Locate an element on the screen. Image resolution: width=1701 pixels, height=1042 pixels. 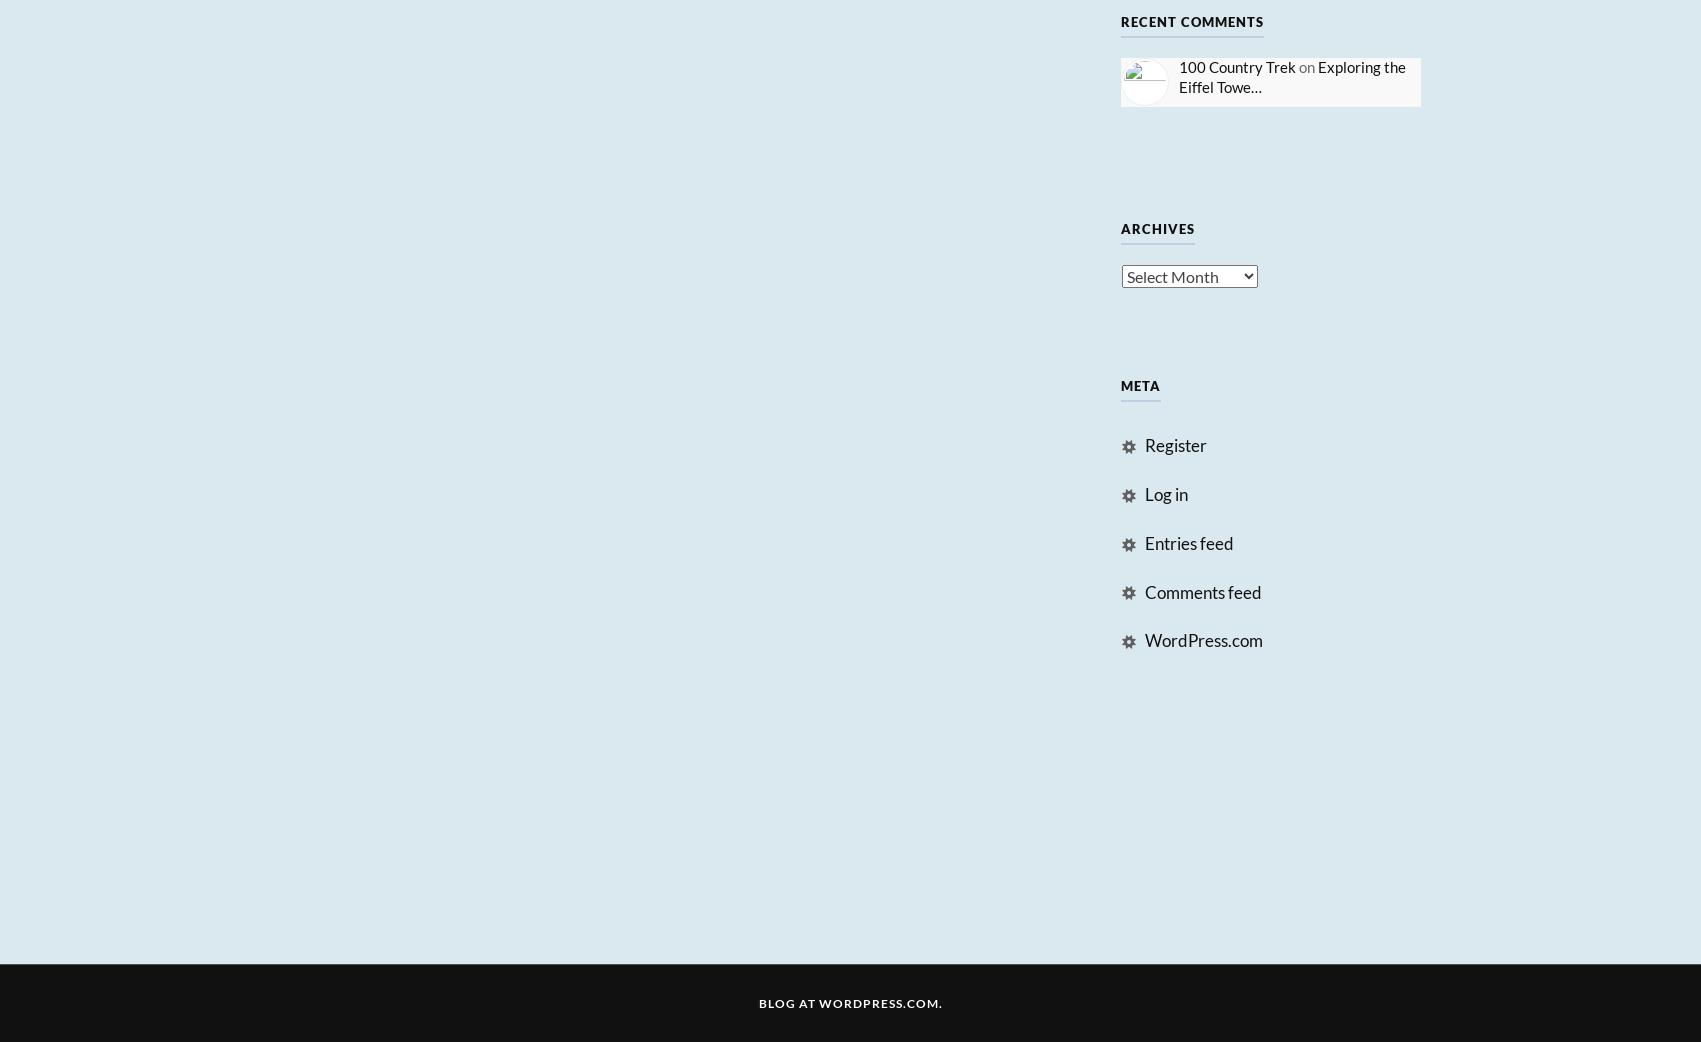
'Comments feed' is located at coordinates (1142, 590).